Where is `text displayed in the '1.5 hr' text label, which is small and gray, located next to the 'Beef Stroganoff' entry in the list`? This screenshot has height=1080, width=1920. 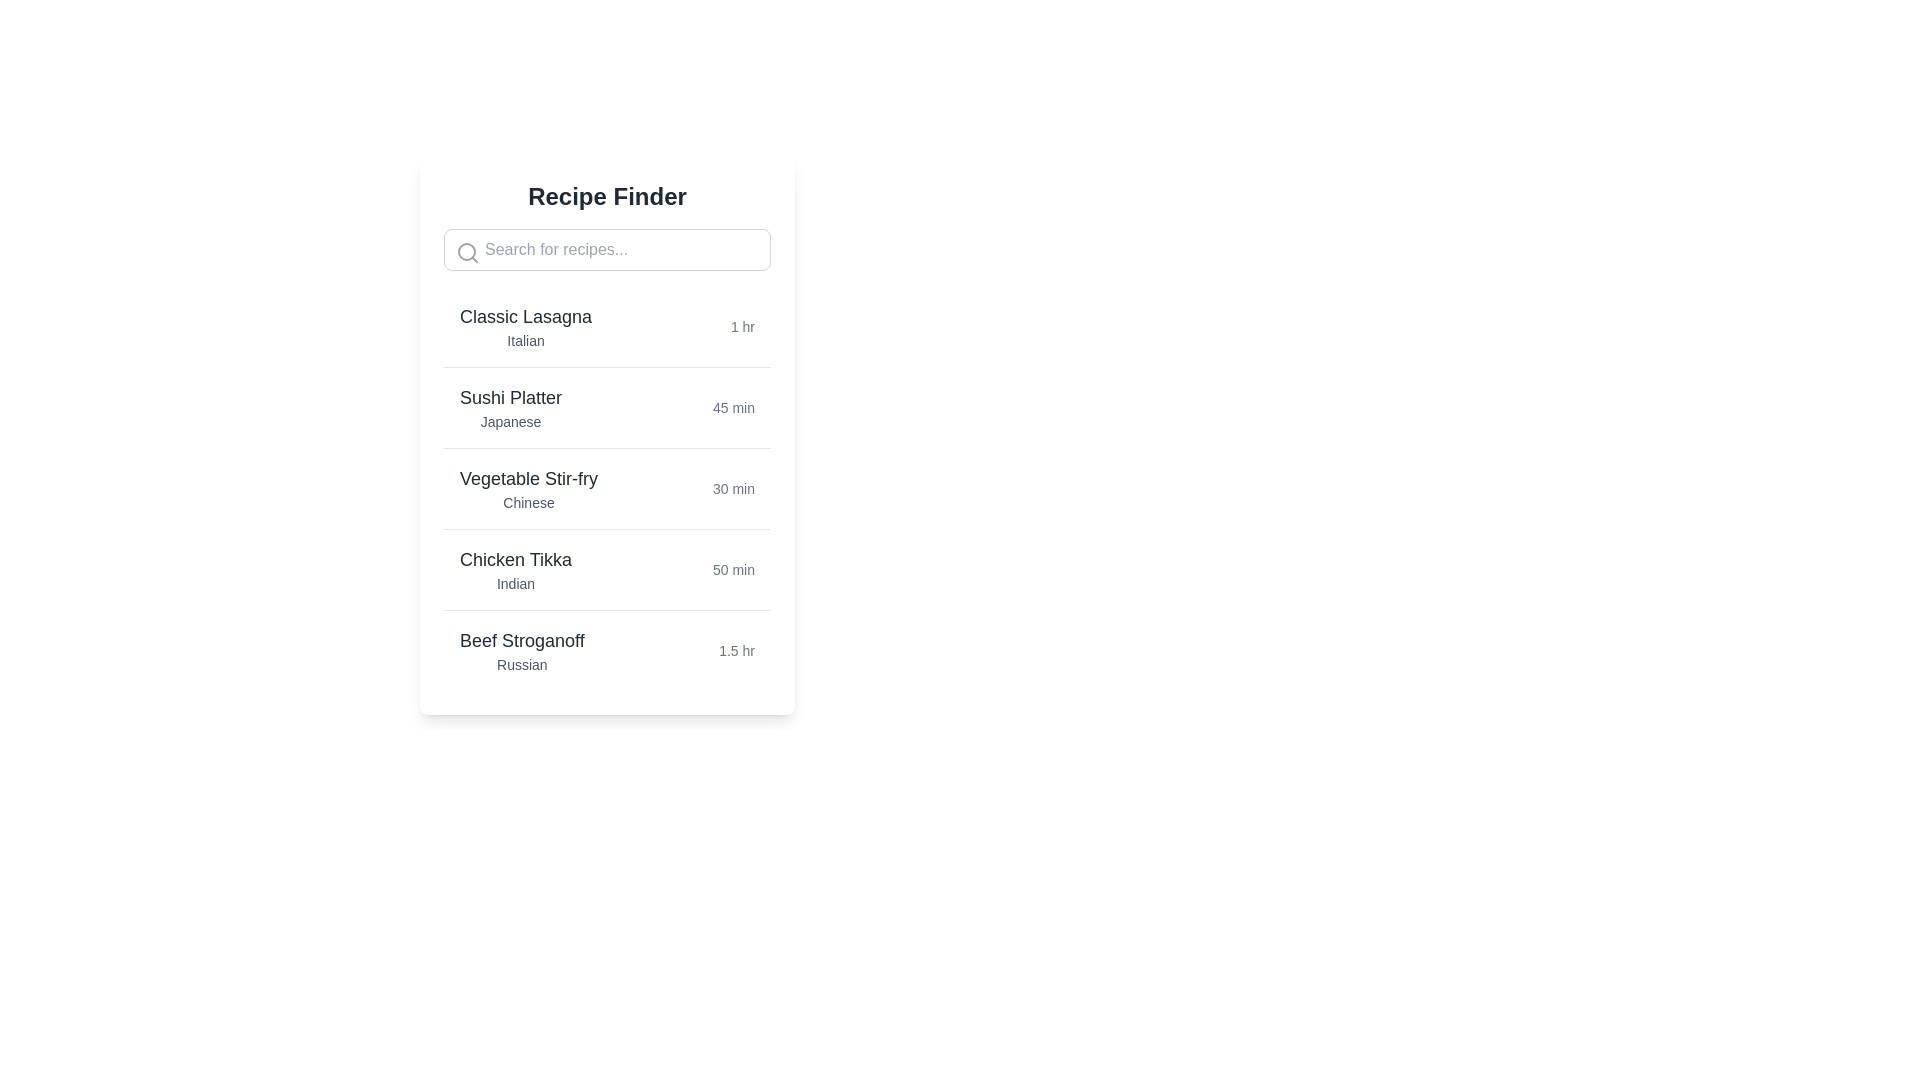
text displayed in the '1.5 hr' text label, which is small and gray, located next to the 'Beef Stroganoff' entry in the list is located at coordinates (736, 651).